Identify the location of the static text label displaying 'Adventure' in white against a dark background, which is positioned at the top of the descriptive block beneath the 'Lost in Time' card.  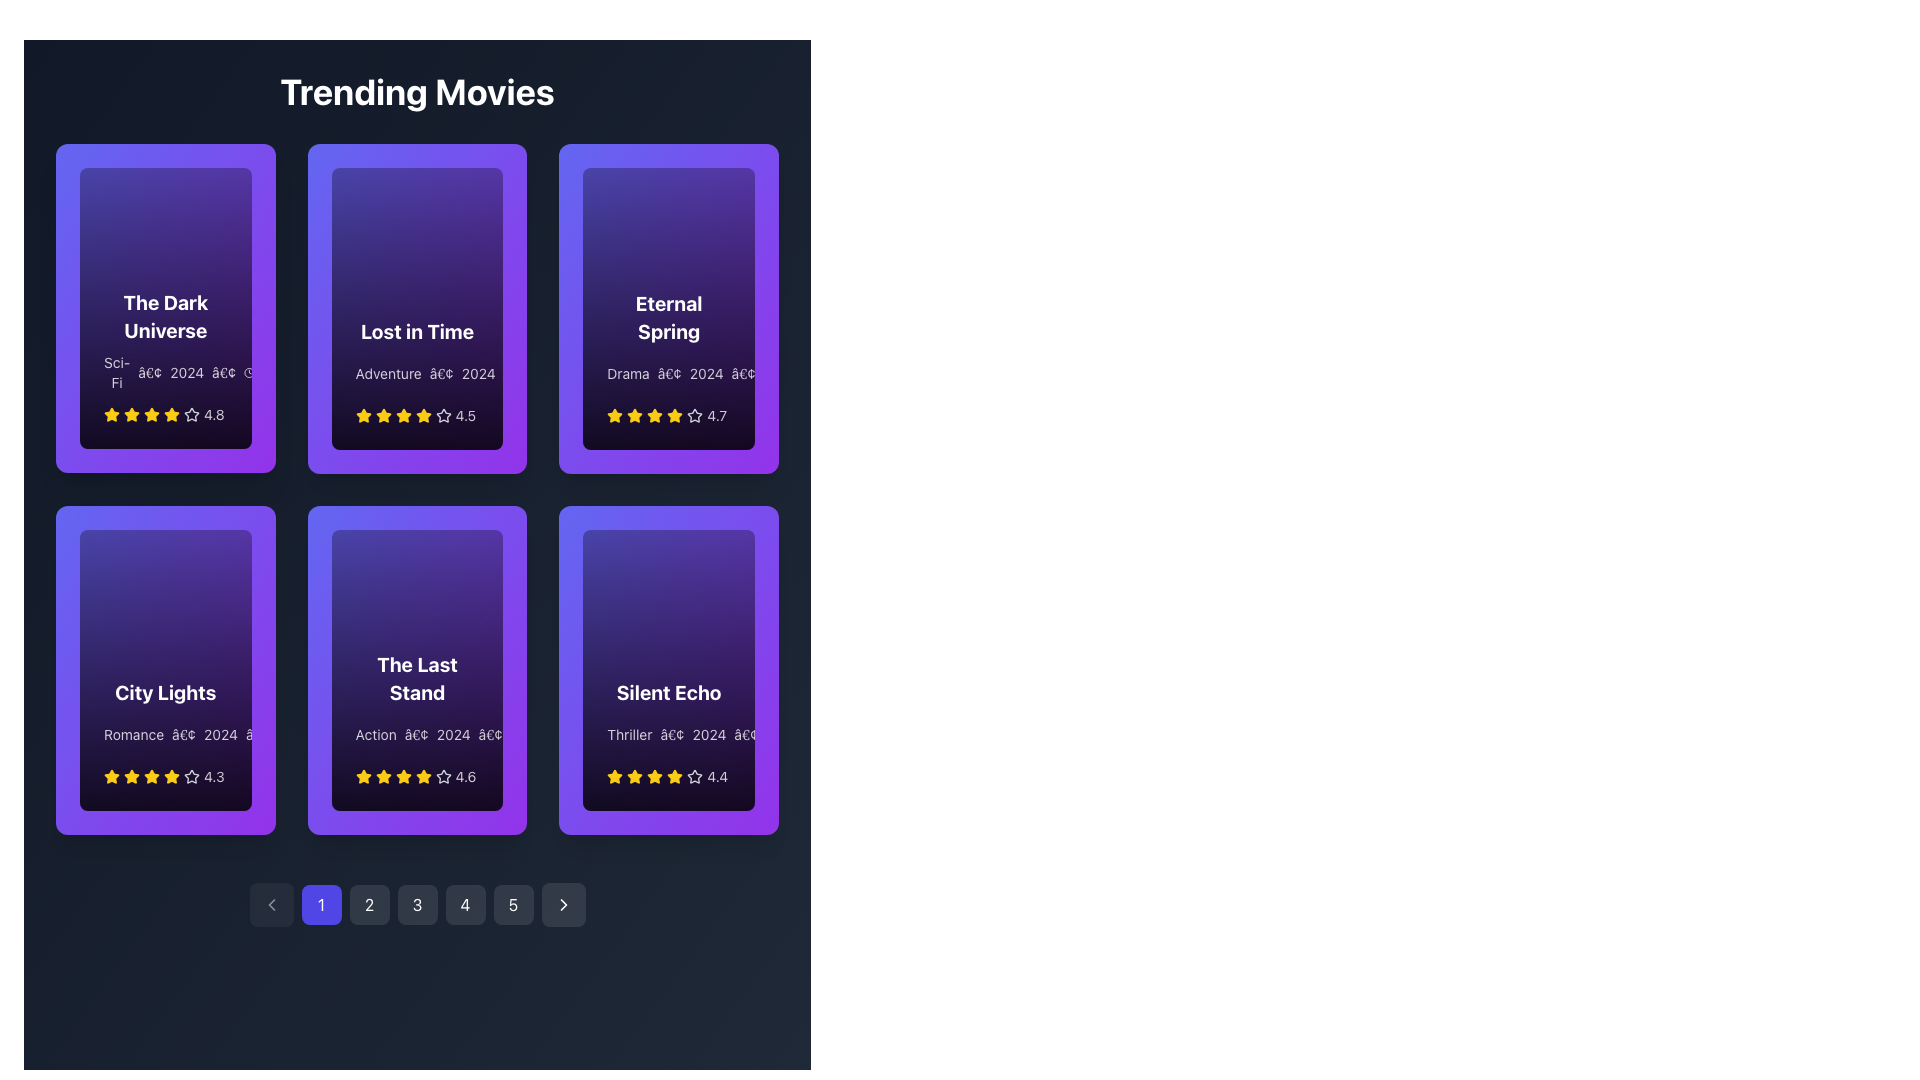
(388, 373).